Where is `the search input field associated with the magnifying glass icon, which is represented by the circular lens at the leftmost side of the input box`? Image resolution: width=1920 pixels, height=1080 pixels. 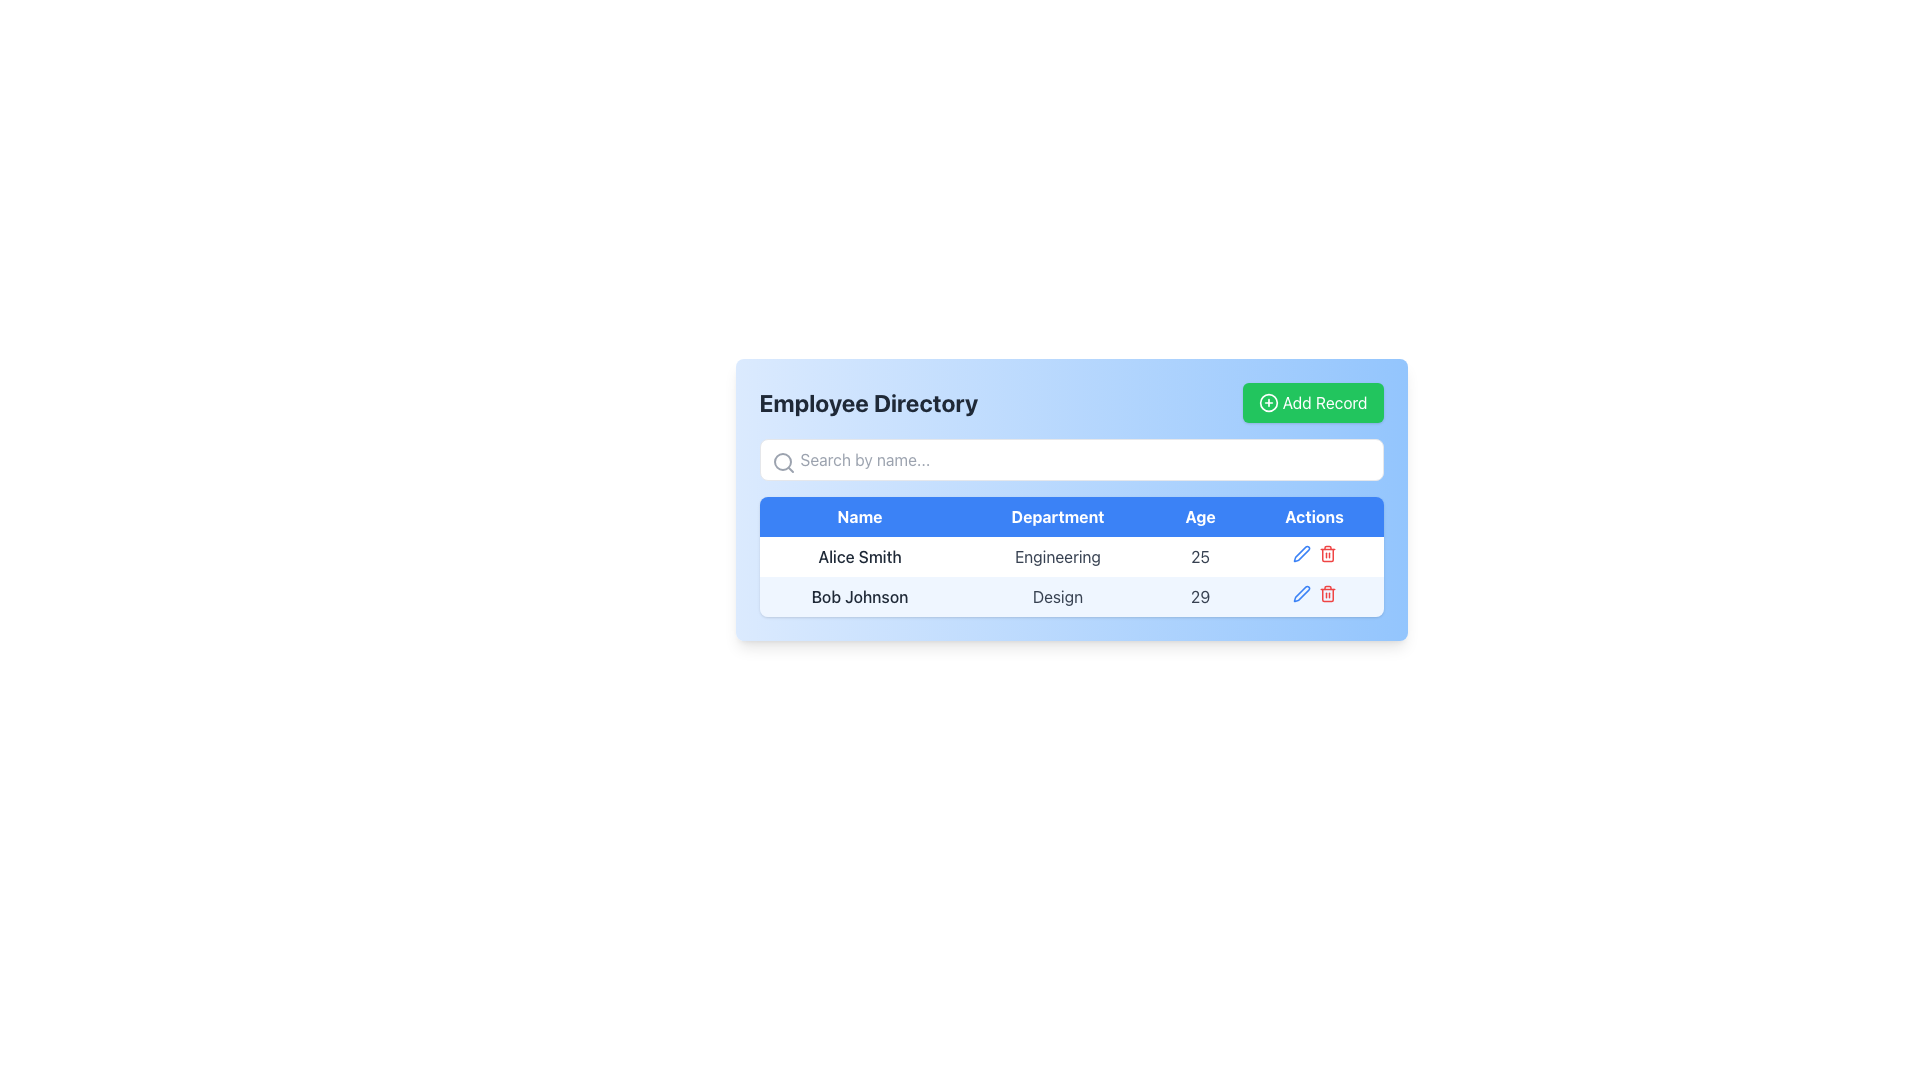 the search input field associated with the magnifying glass icon, which is represented by the circular lens at the leftmost side of the input box is located at coordinates (781, 462).